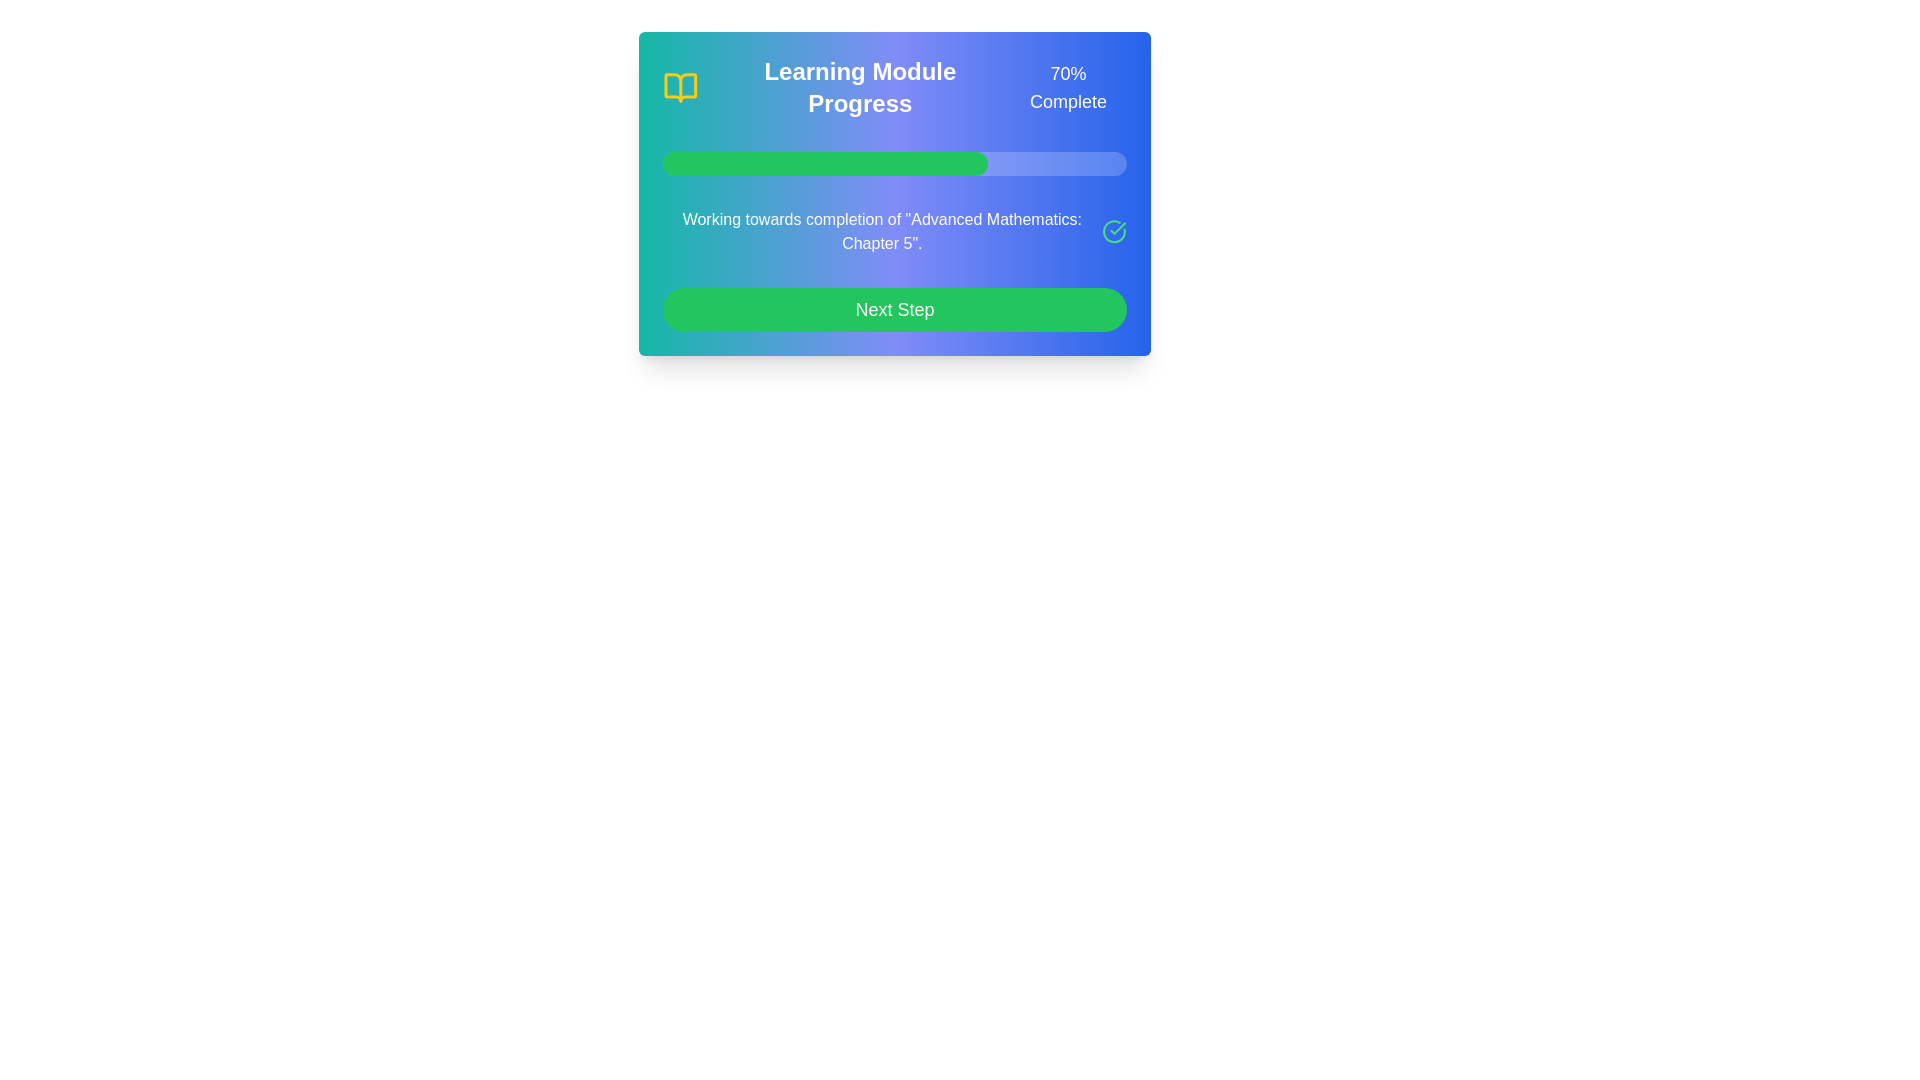 This screenshot has height=1080, width=1920. What do you see at coordinates (881, 230) in the screenshot?
I see `the static text label that informs the user about the current progress status of their activity on 'Advanced Mathematics: Chapter 5', located above the green 'Next Step' button and below a horizontal progress bar` at bounding box center [881, 230].